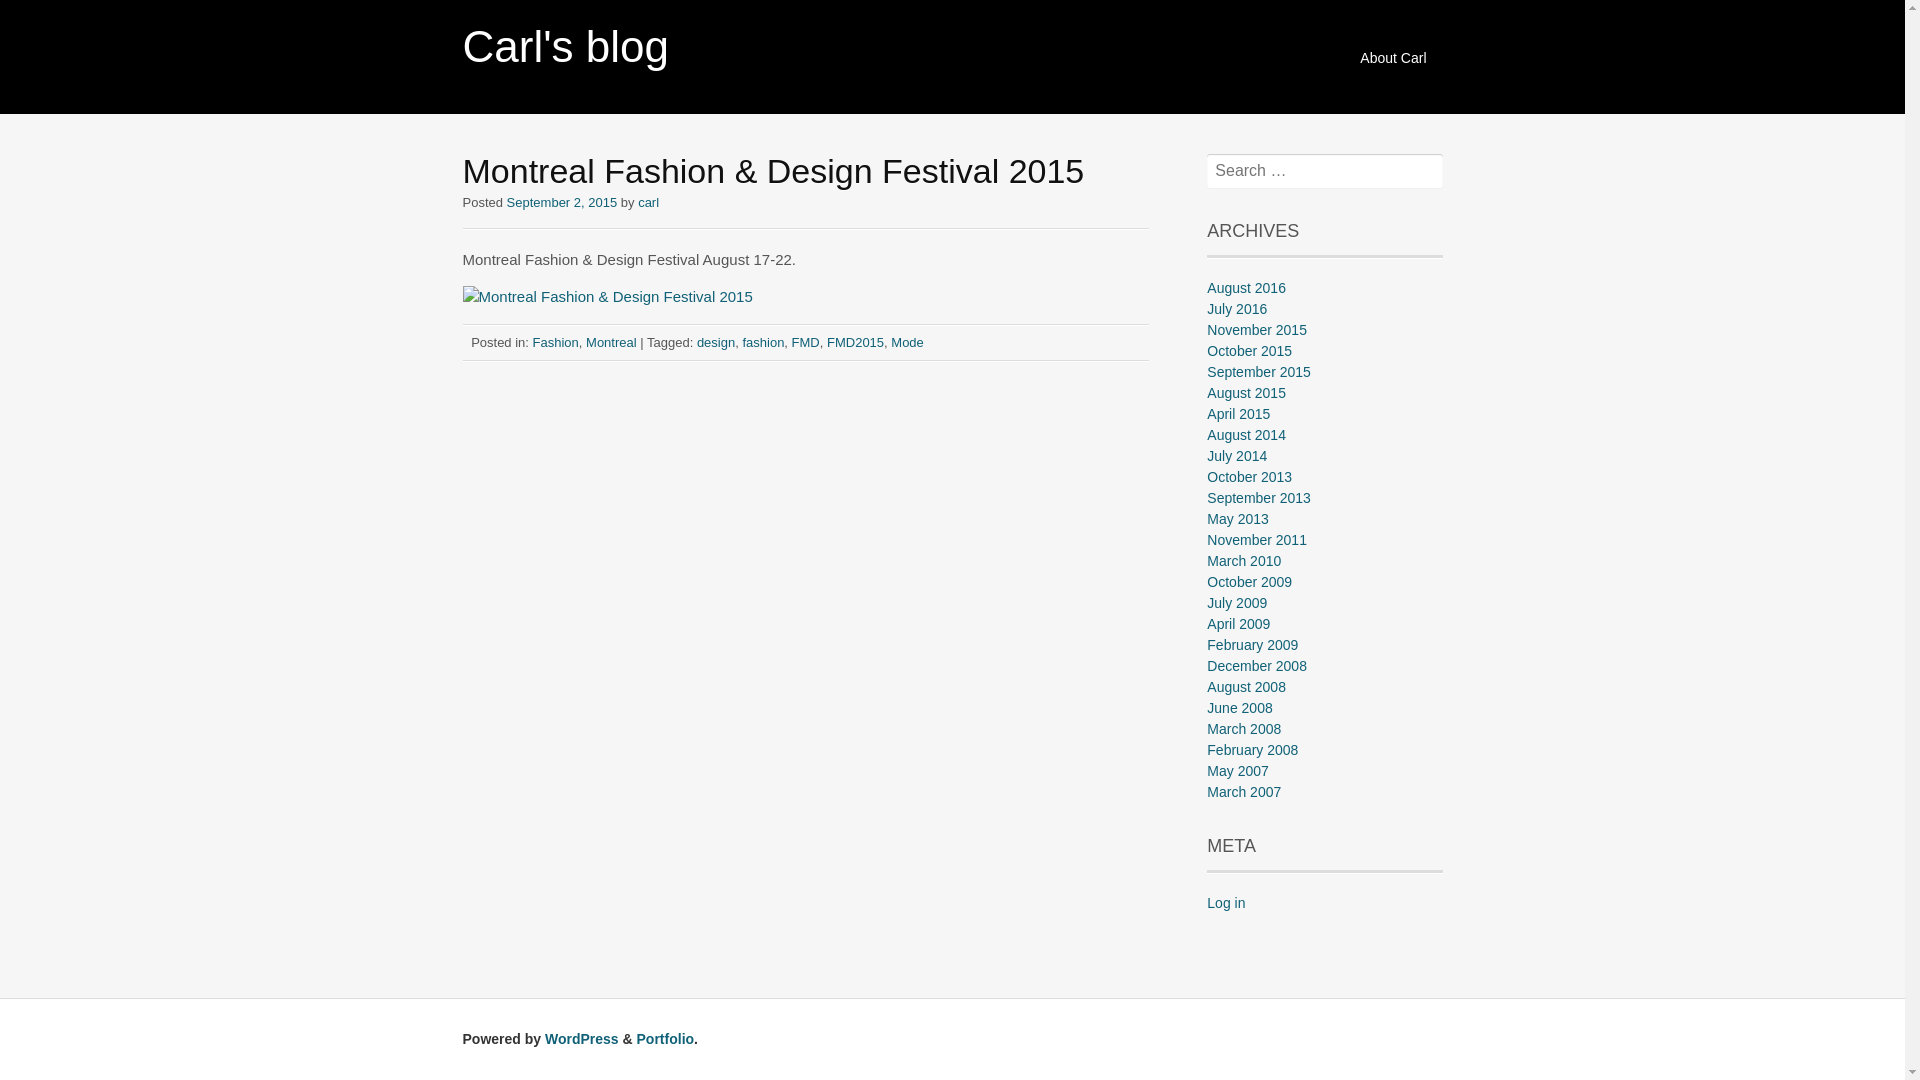 The width and height of the screenshot is (1920, 1080). I want to click on 'fashion', so click(762, 340).